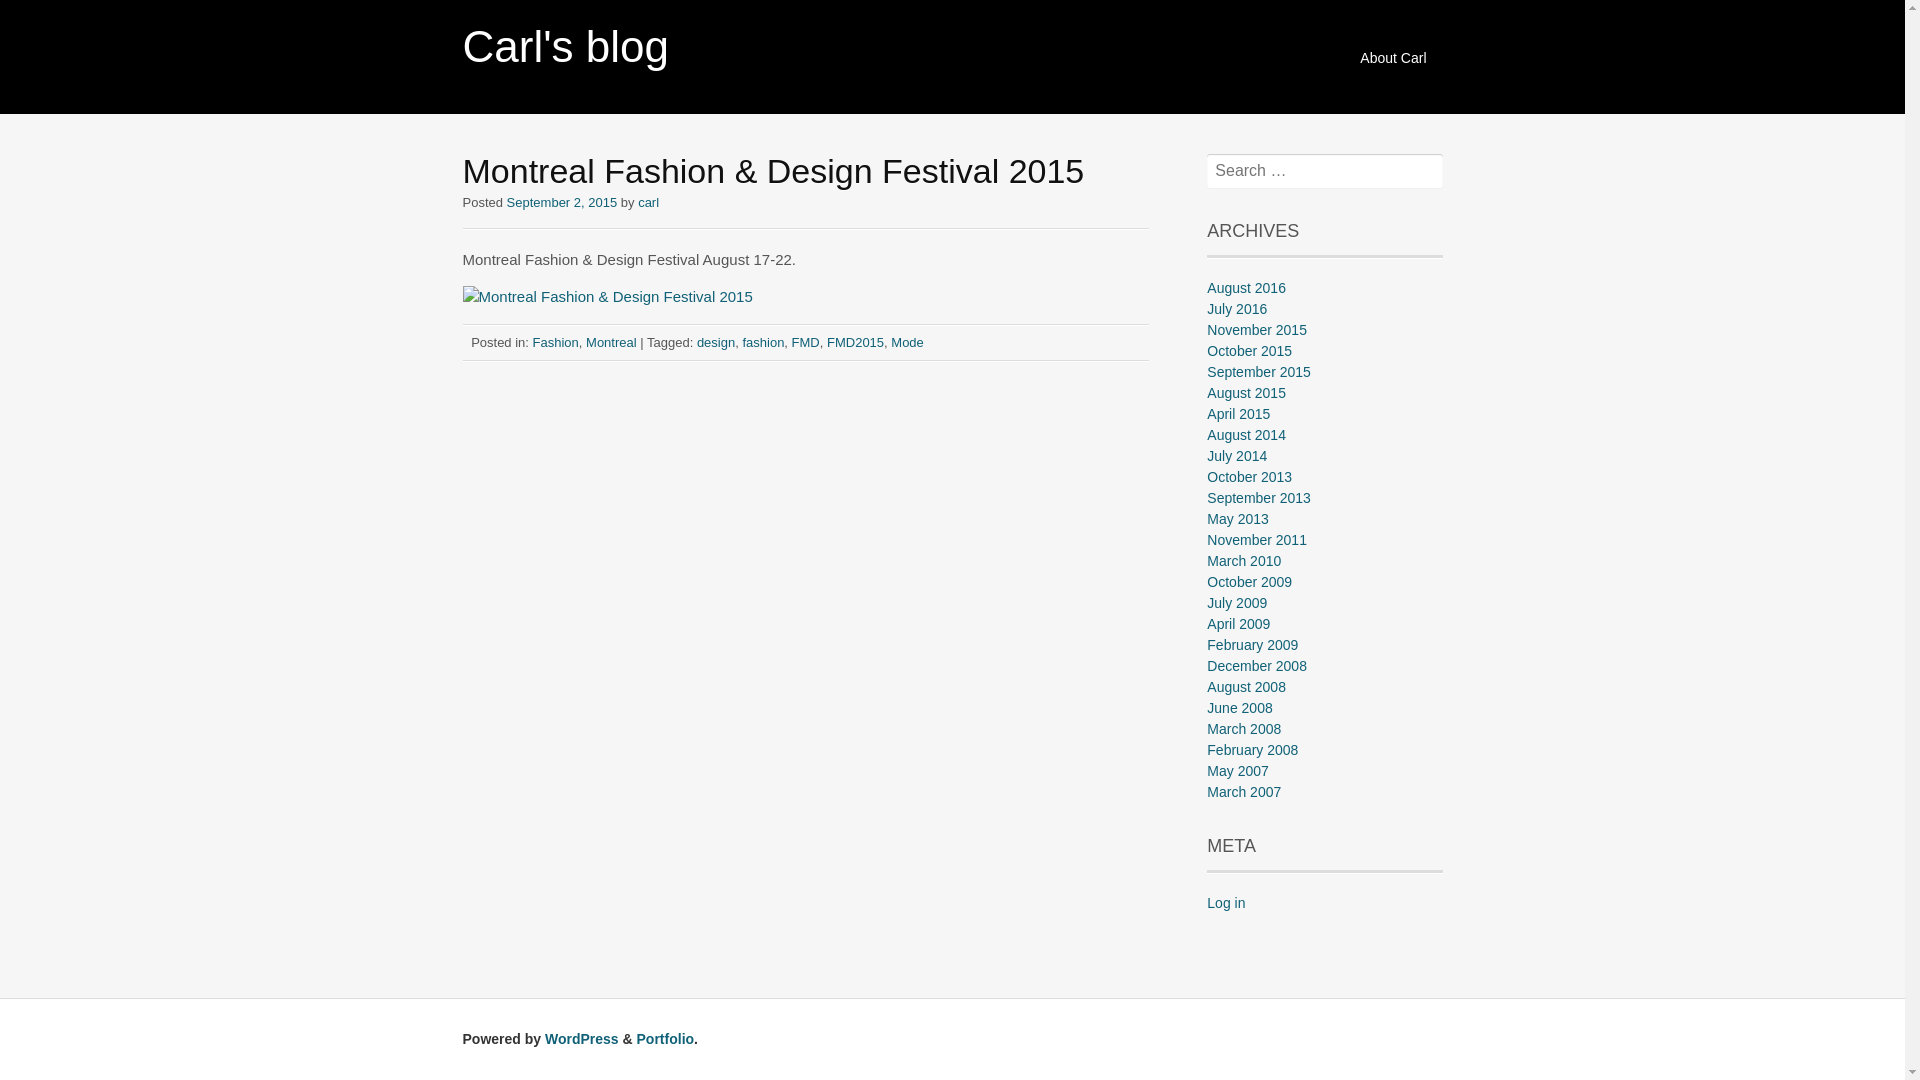 The width and height of the screenshot is (1920, 1080). I want to click on 'fashion', so click(762, 340).